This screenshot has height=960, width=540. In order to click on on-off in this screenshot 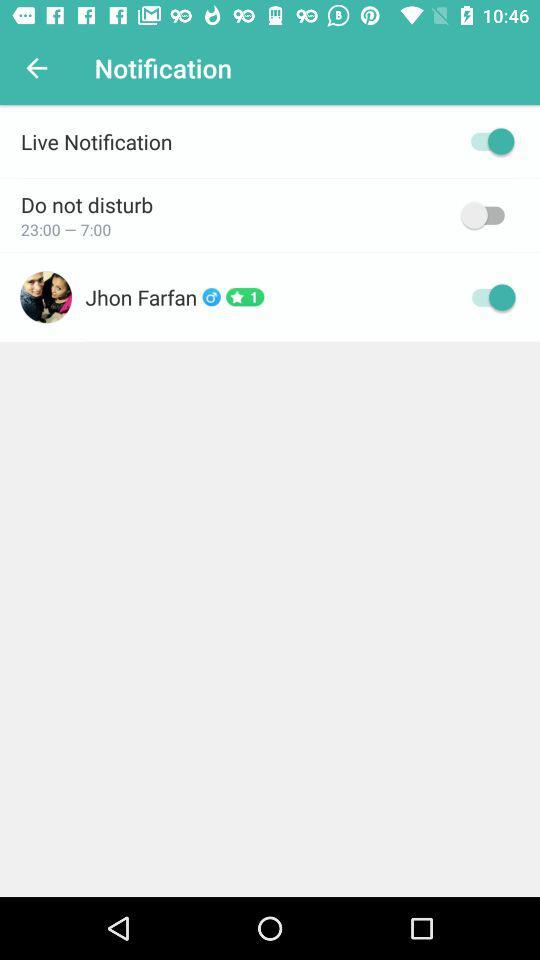, I will do `click(486, 140)`.